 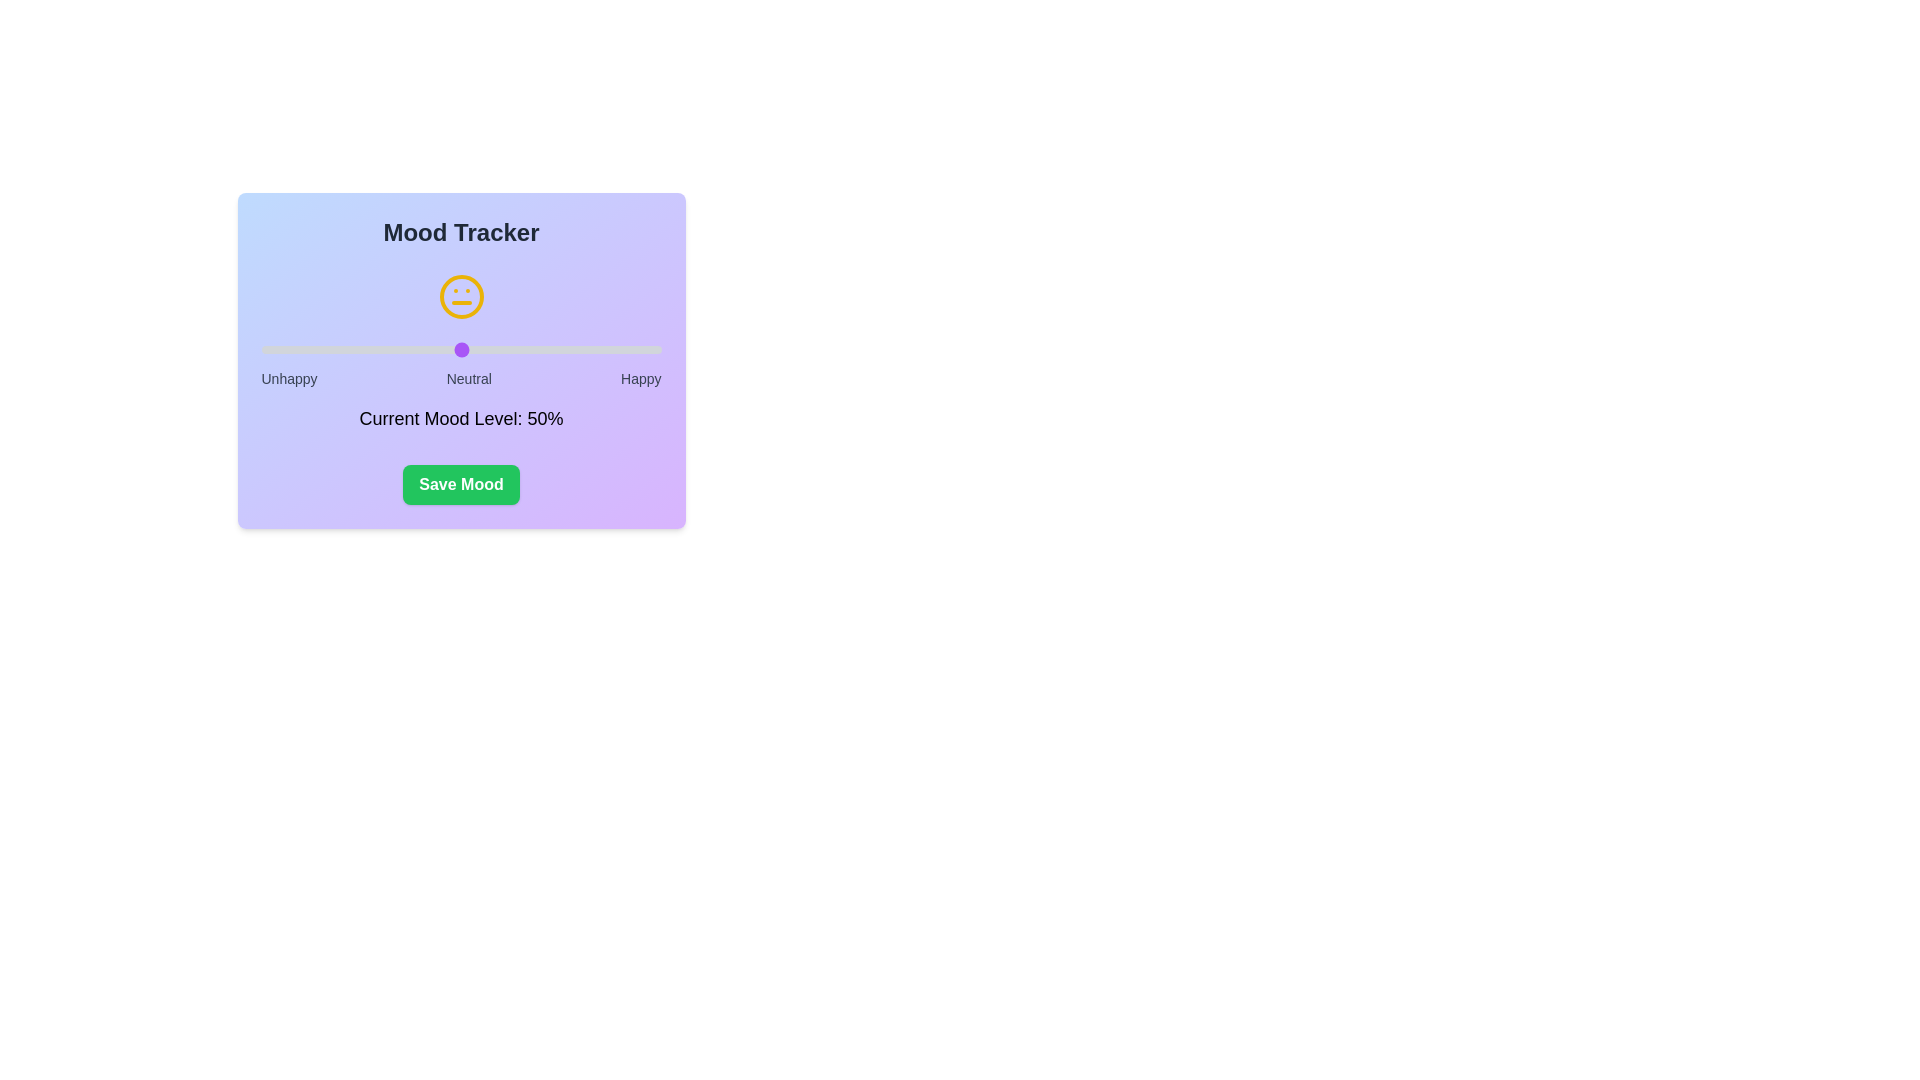 I want to click on the label Neutral to interact with it, so click(x=468, y=378).